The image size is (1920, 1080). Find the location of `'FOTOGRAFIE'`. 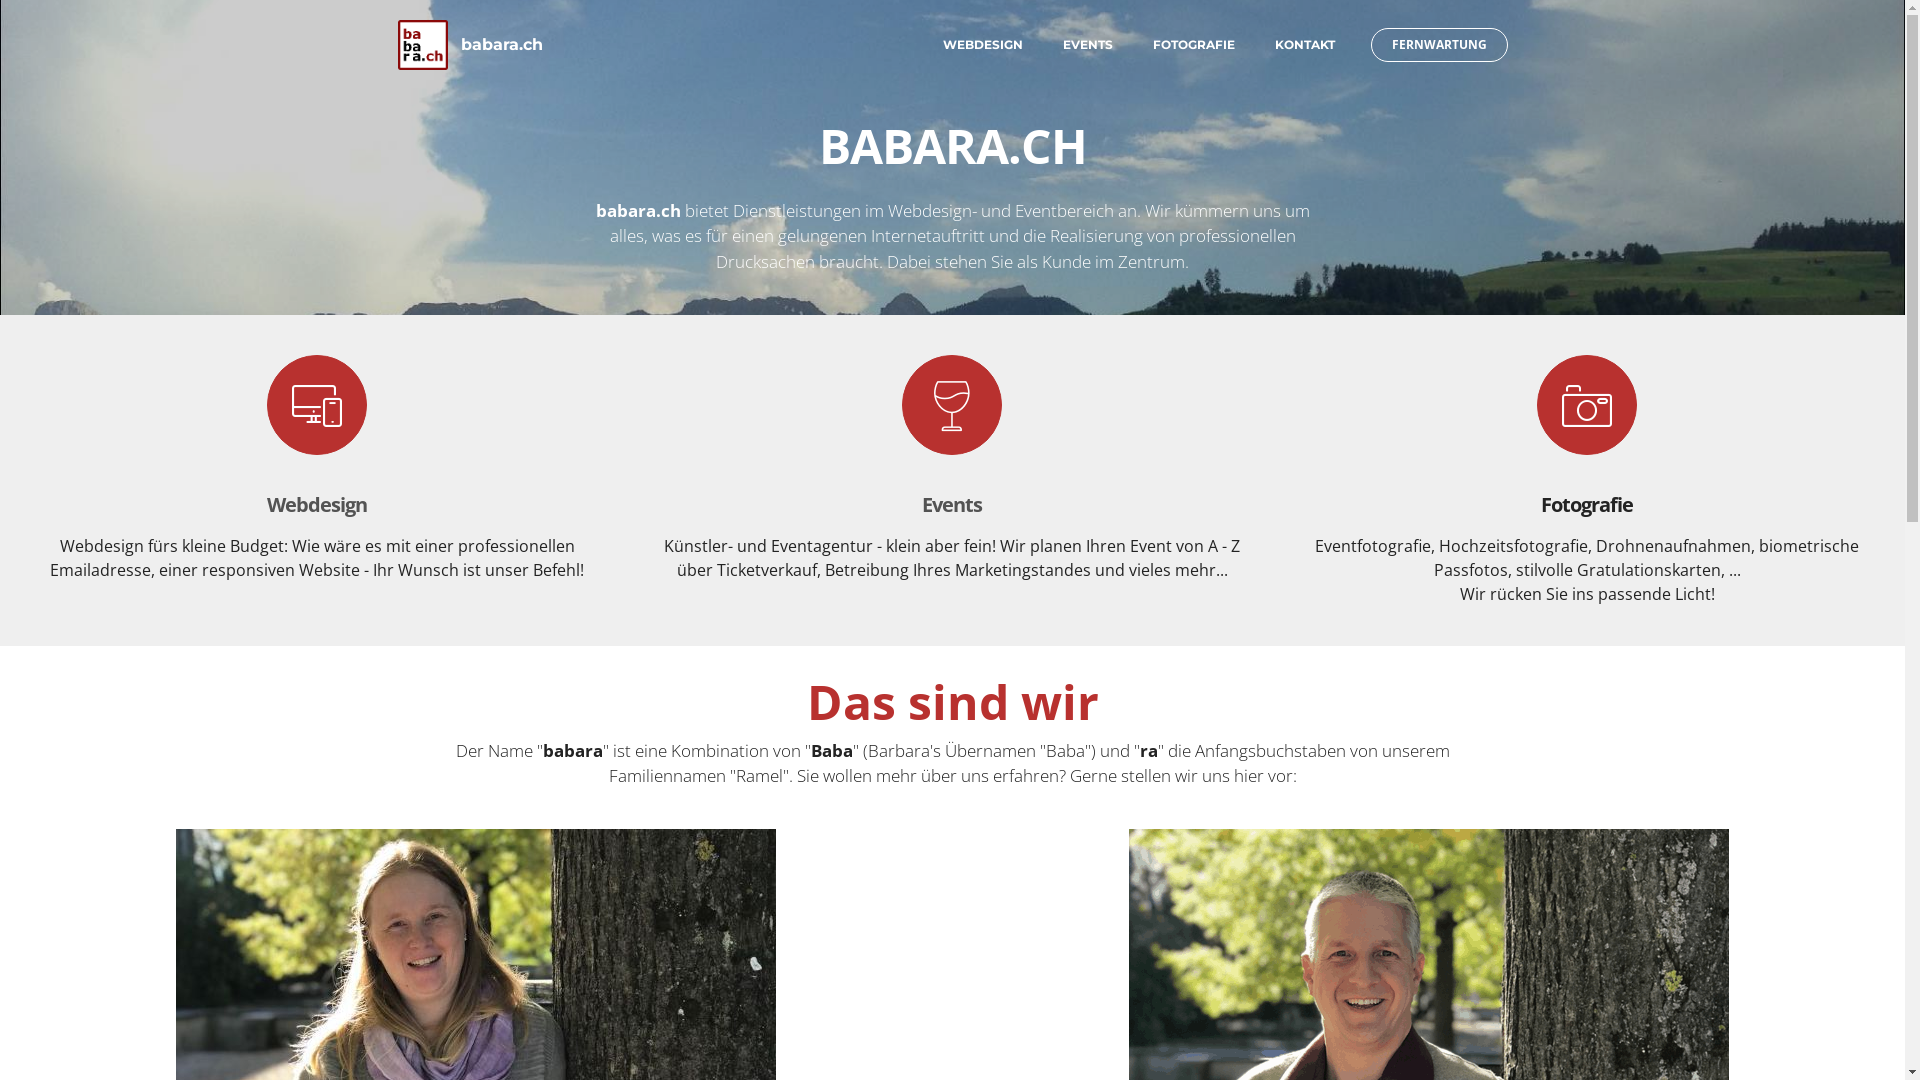

'FOTOGRAFIE' is located at coordinates (1193, 45).